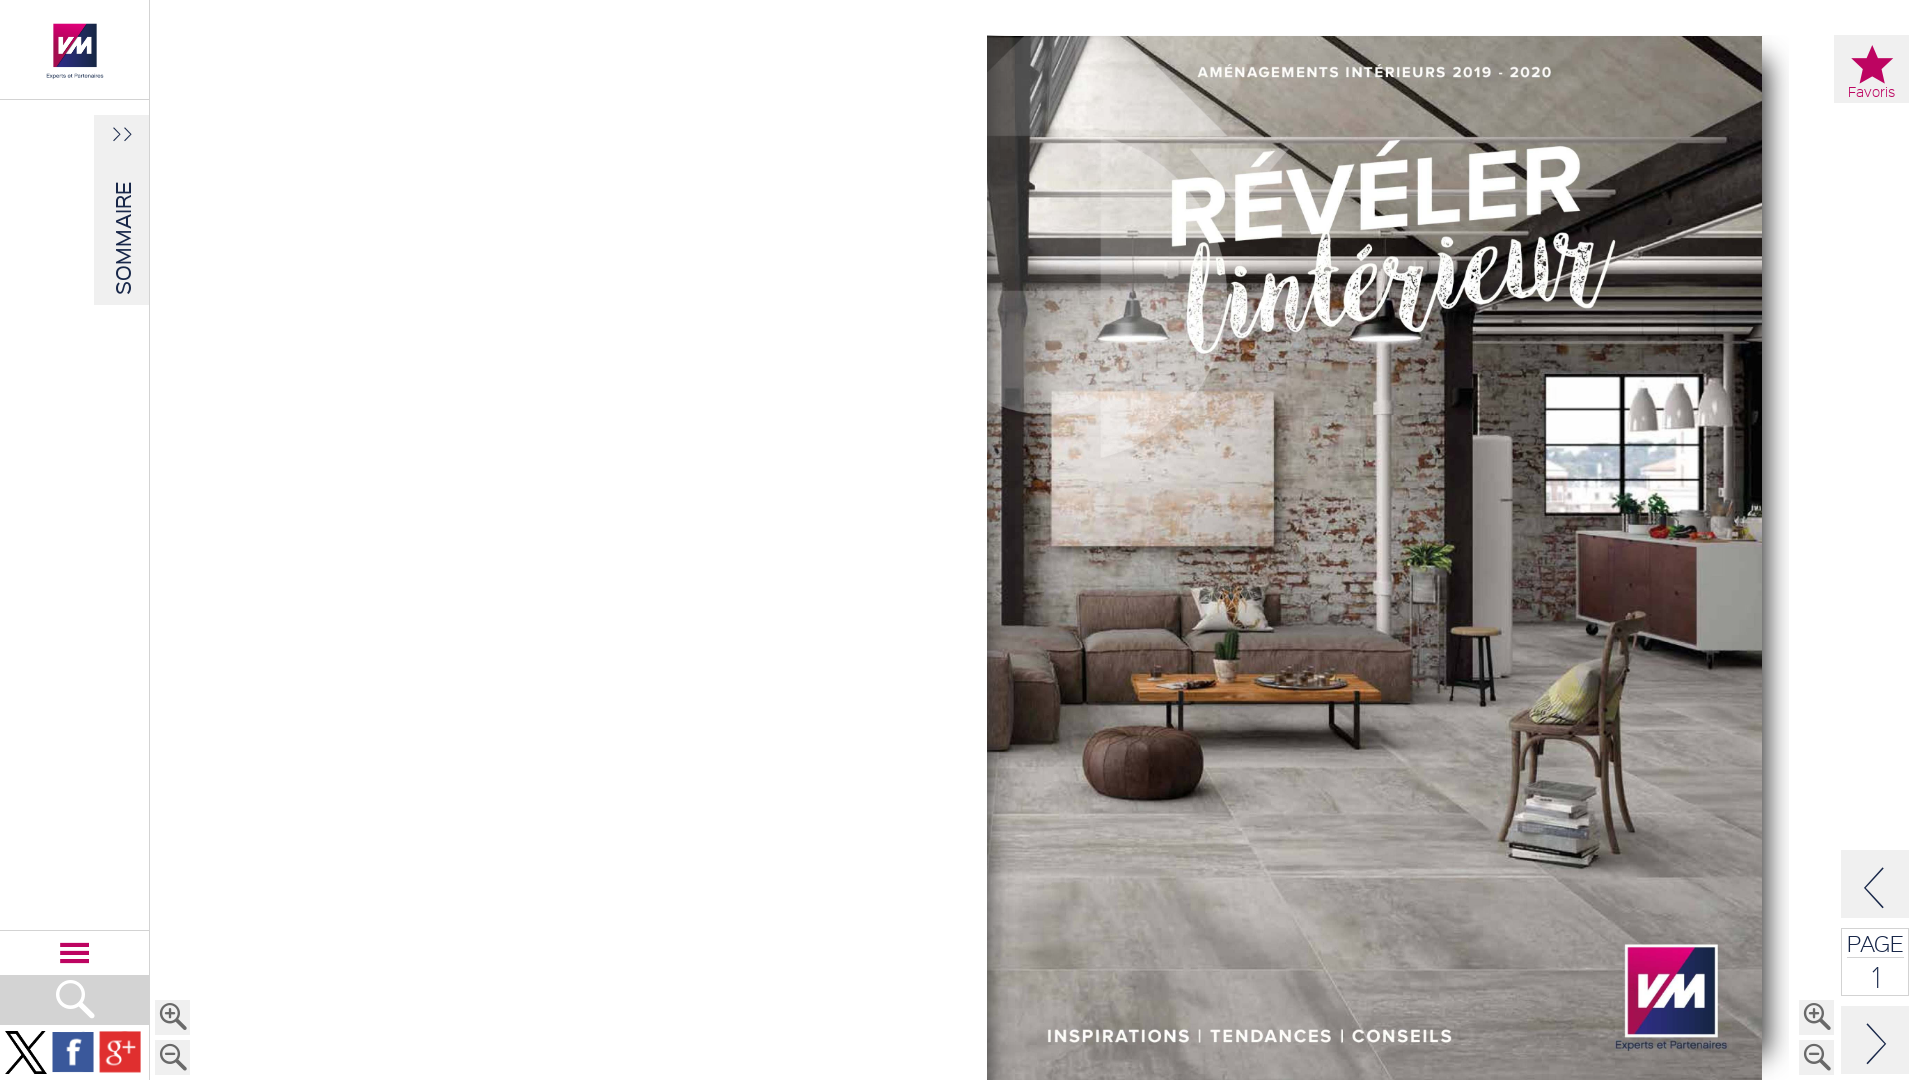 Image resolution: width=1920 pixels, height=1080 pixels. What do you see at coordinates (119, 1051) in the screenshot?
I see `'Partager sur Google +'` at bounding box center [119, 1051].